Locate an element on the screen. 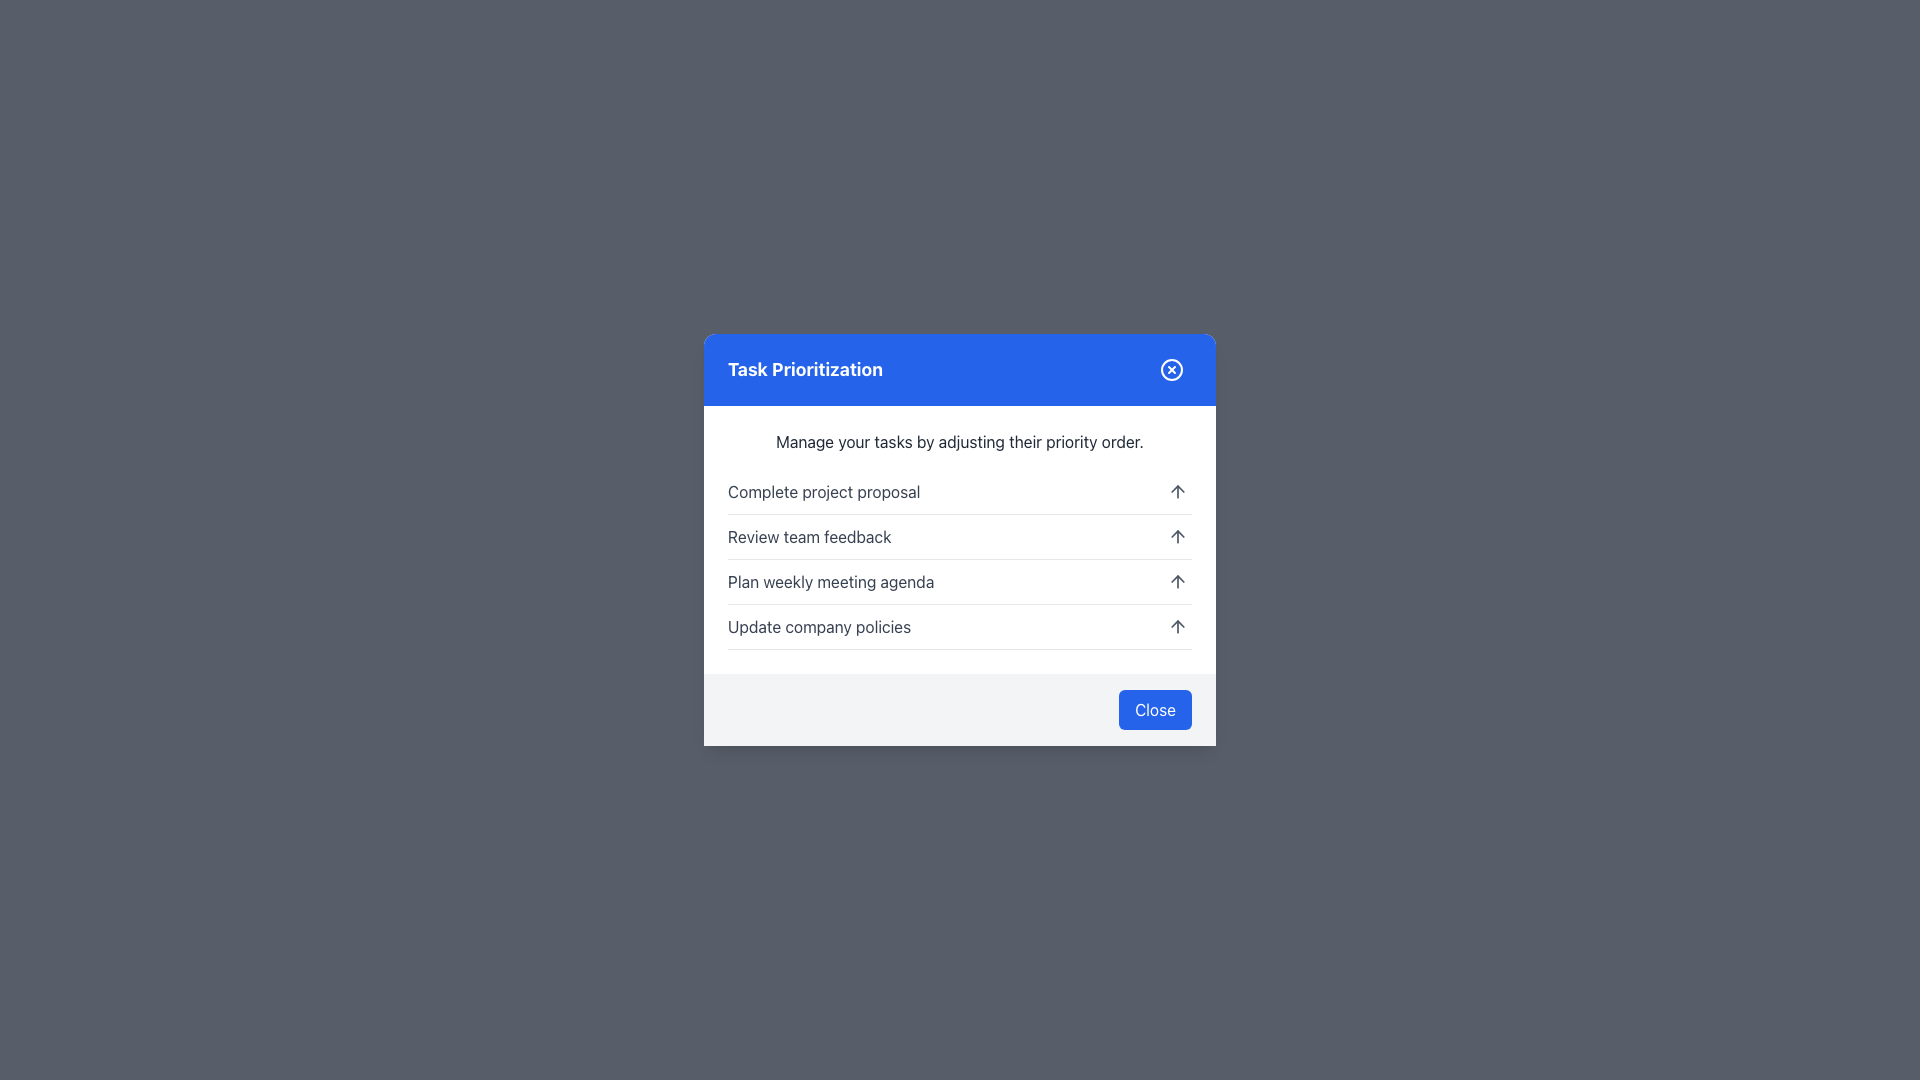  the upward arrow button located to the right of the first list item labeled 'Complete project proposal' in the modal window to move the associated item up in priority is located at coordinates (1177, 492).